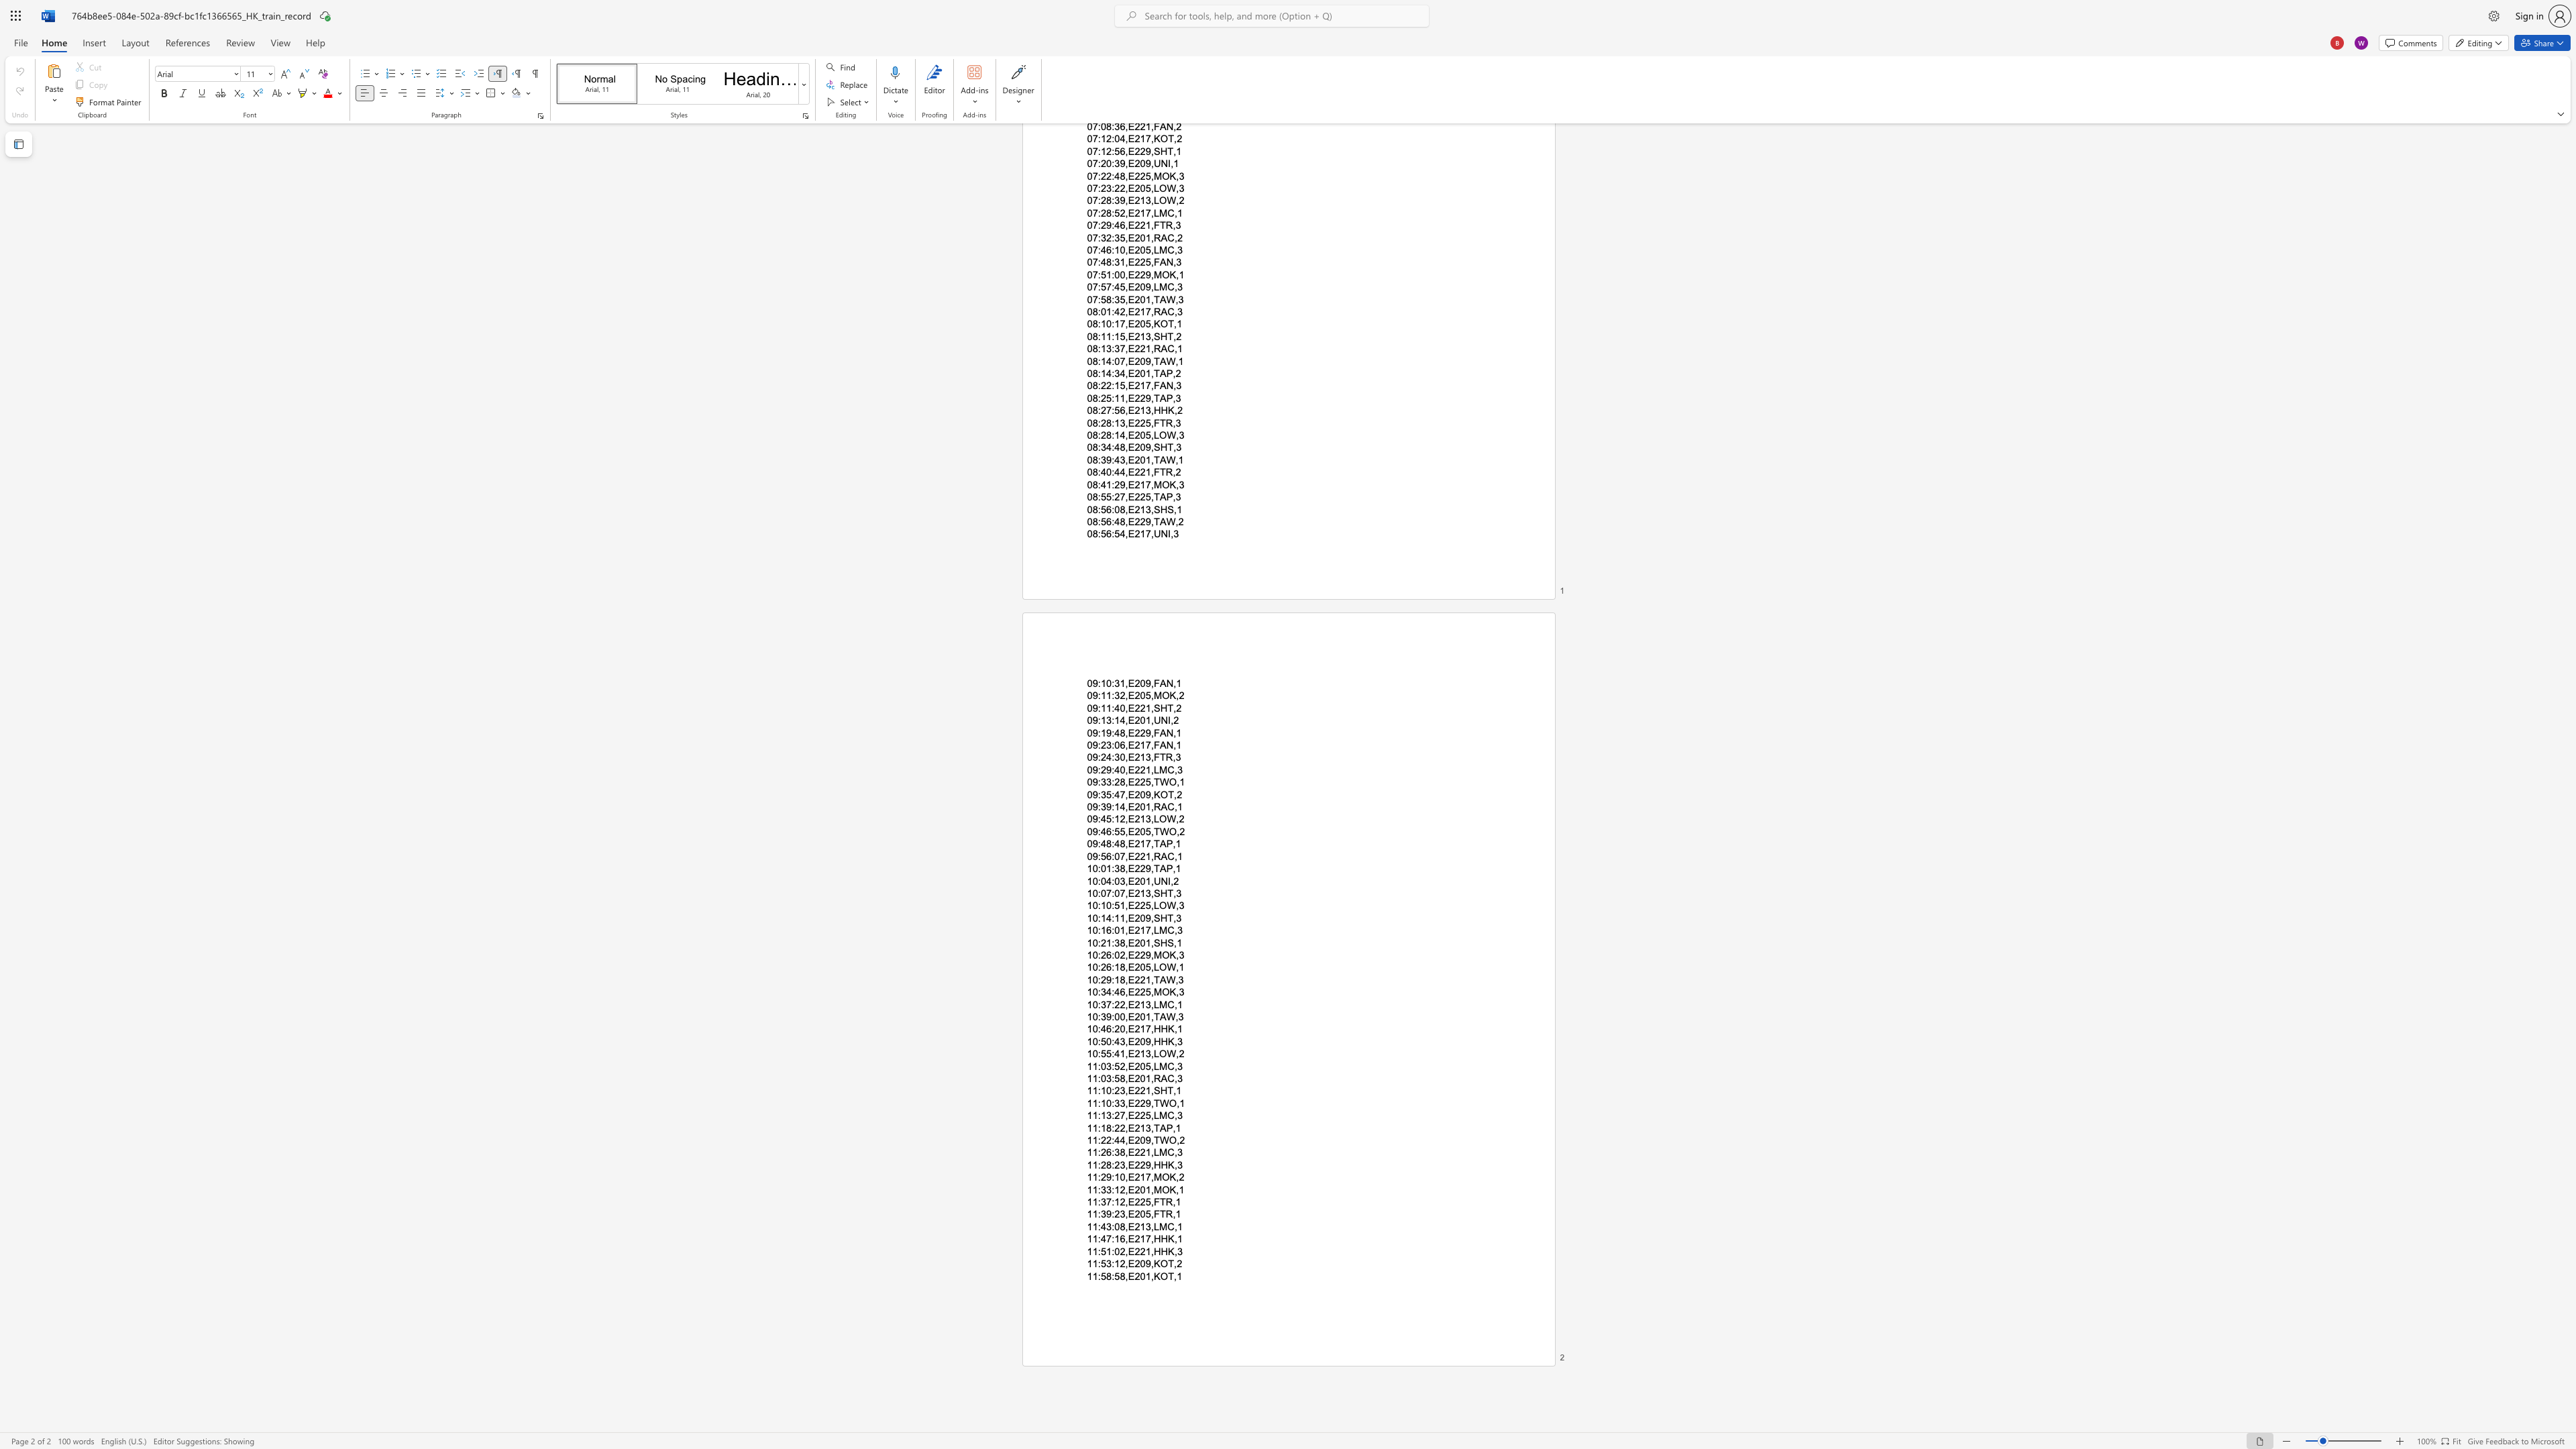  I want to click on the space between the continuous character "T" and "R" in the text, so click(1165, 1201).